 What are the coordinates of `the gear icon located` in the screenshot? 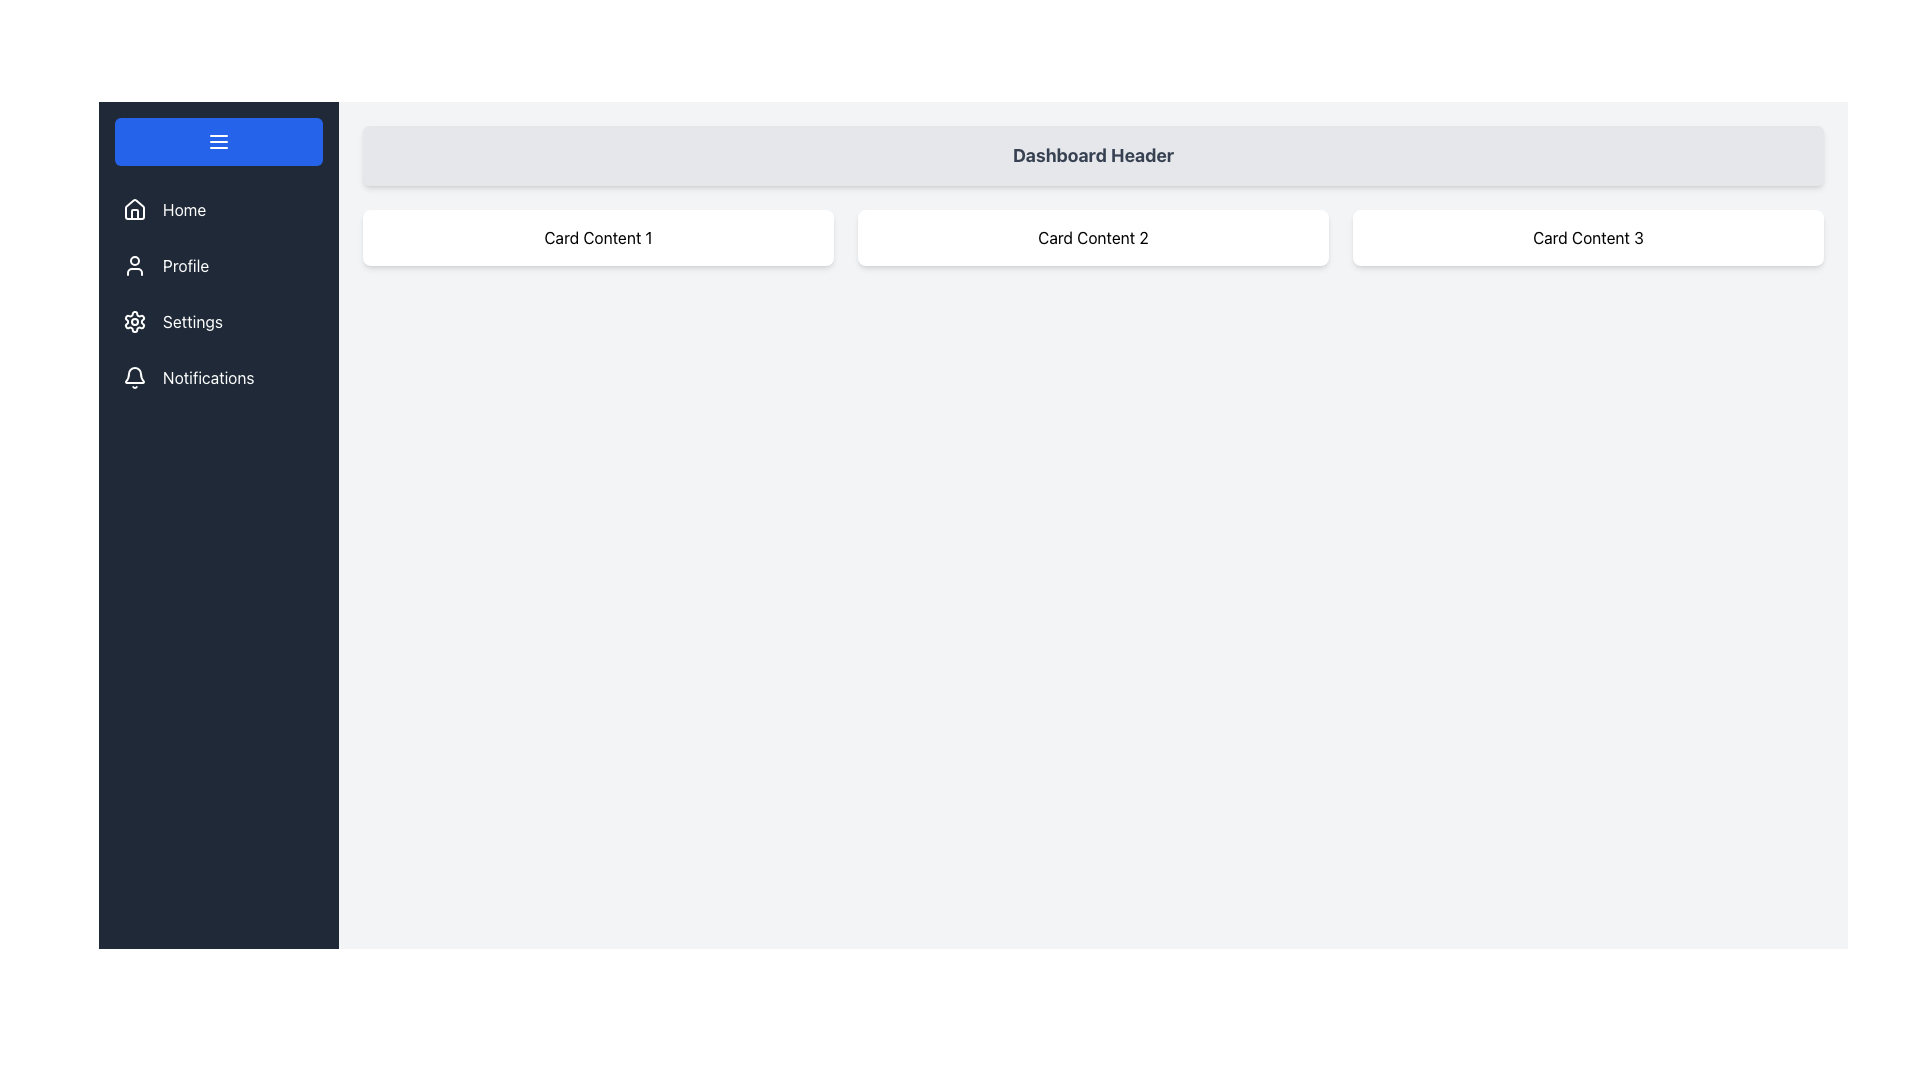 It's located at (133, 320).